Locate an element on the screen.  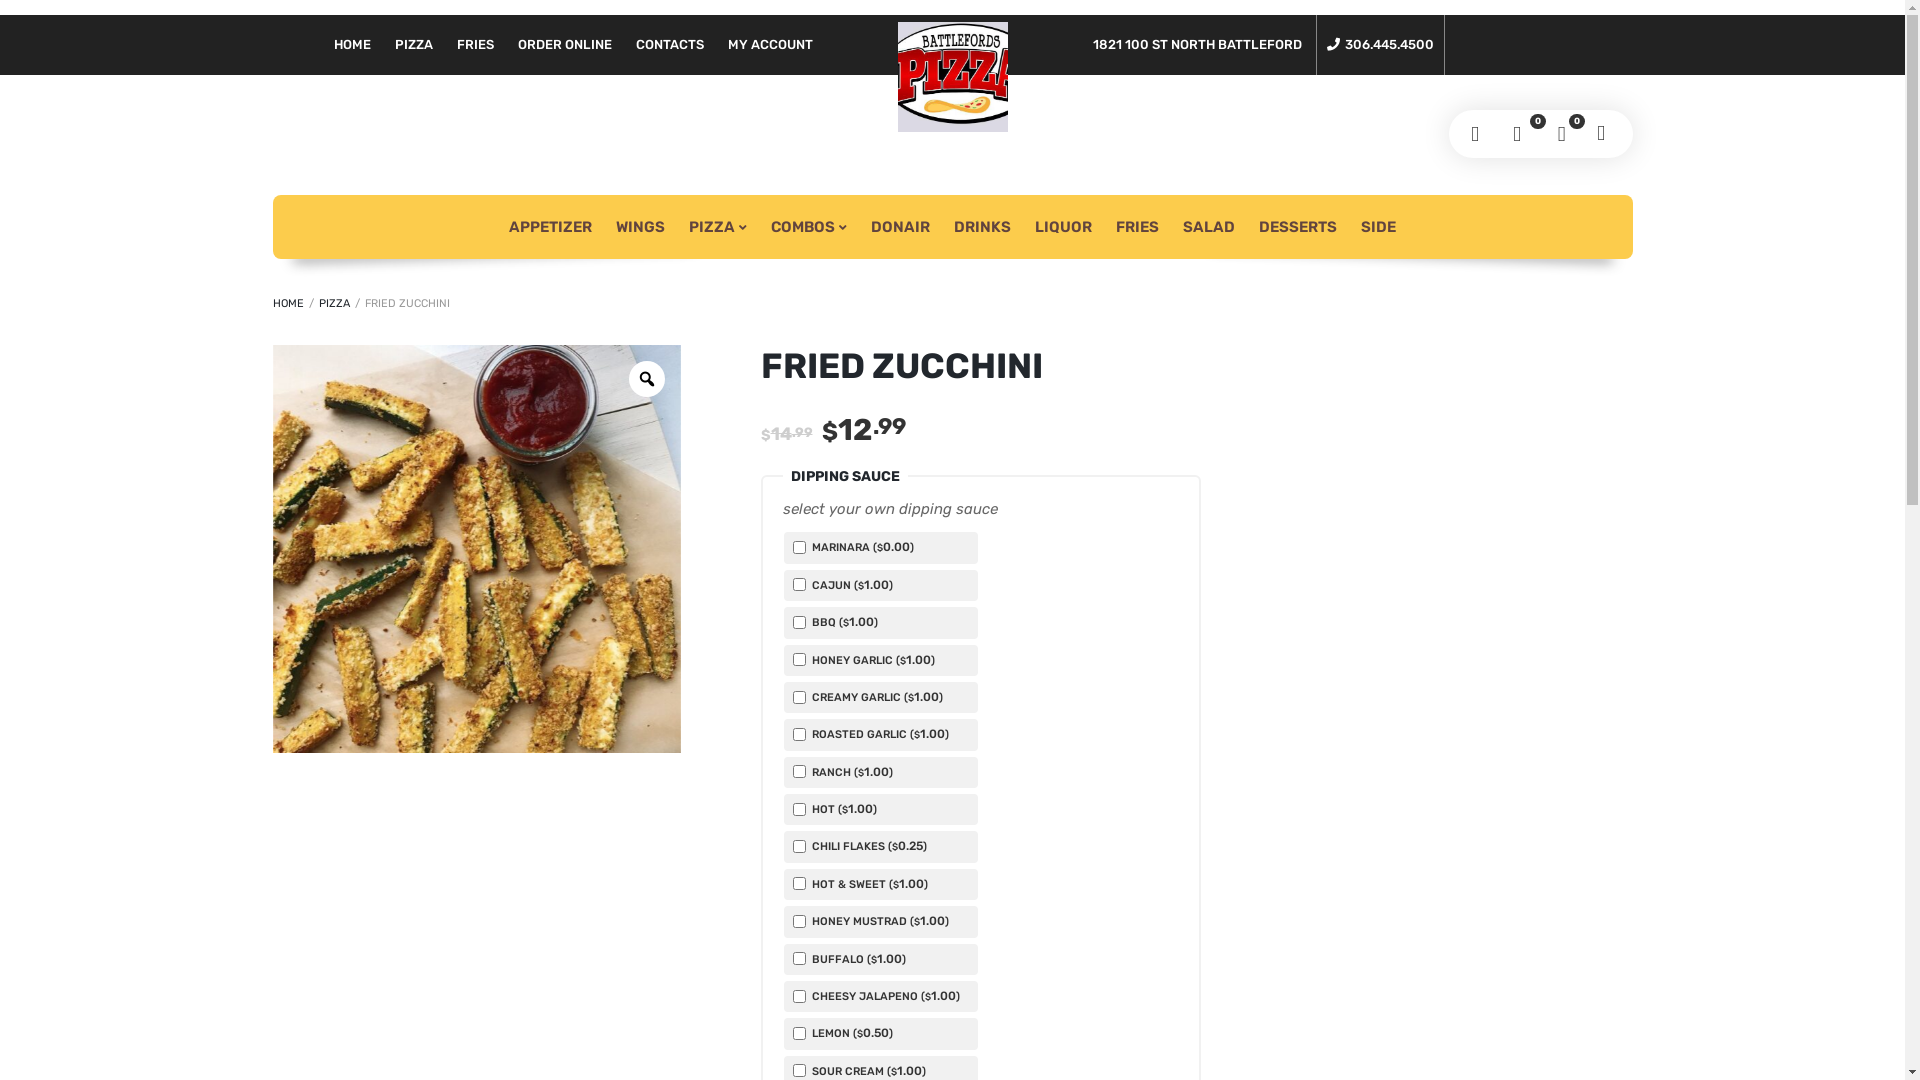
'SIDE' is located at coordinates (1350, 226).